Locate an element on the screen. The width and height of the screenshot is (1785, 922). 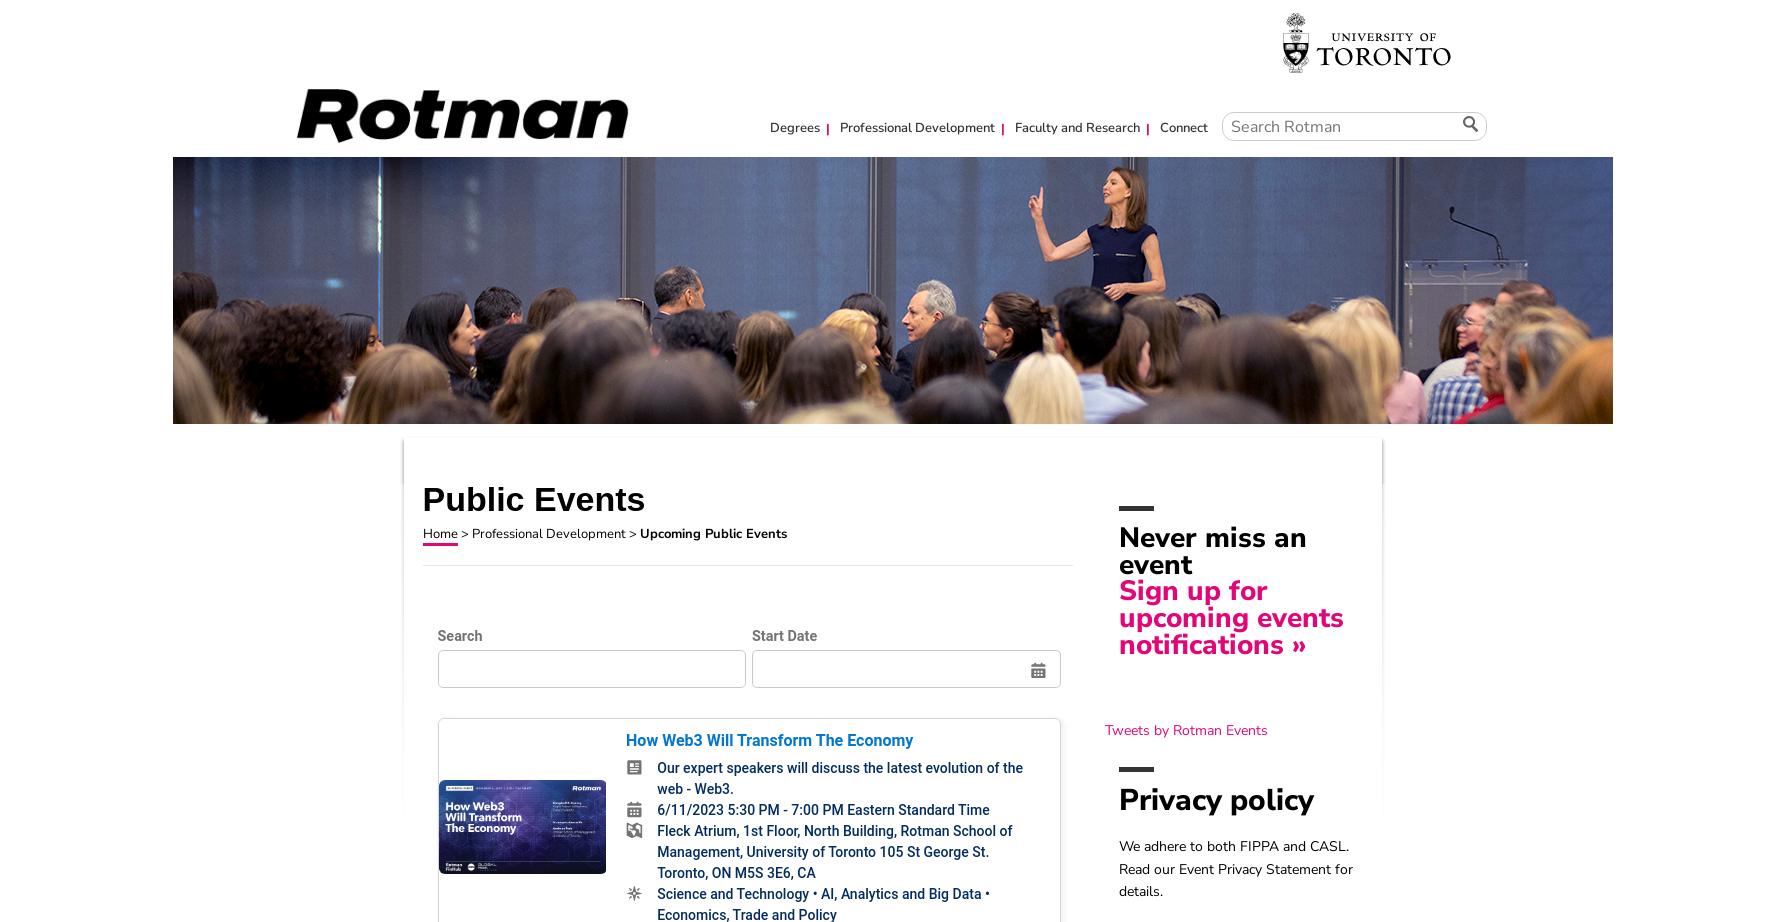
'>
            
            Professional Development
            
        >' is located at coordinates (547, 534).